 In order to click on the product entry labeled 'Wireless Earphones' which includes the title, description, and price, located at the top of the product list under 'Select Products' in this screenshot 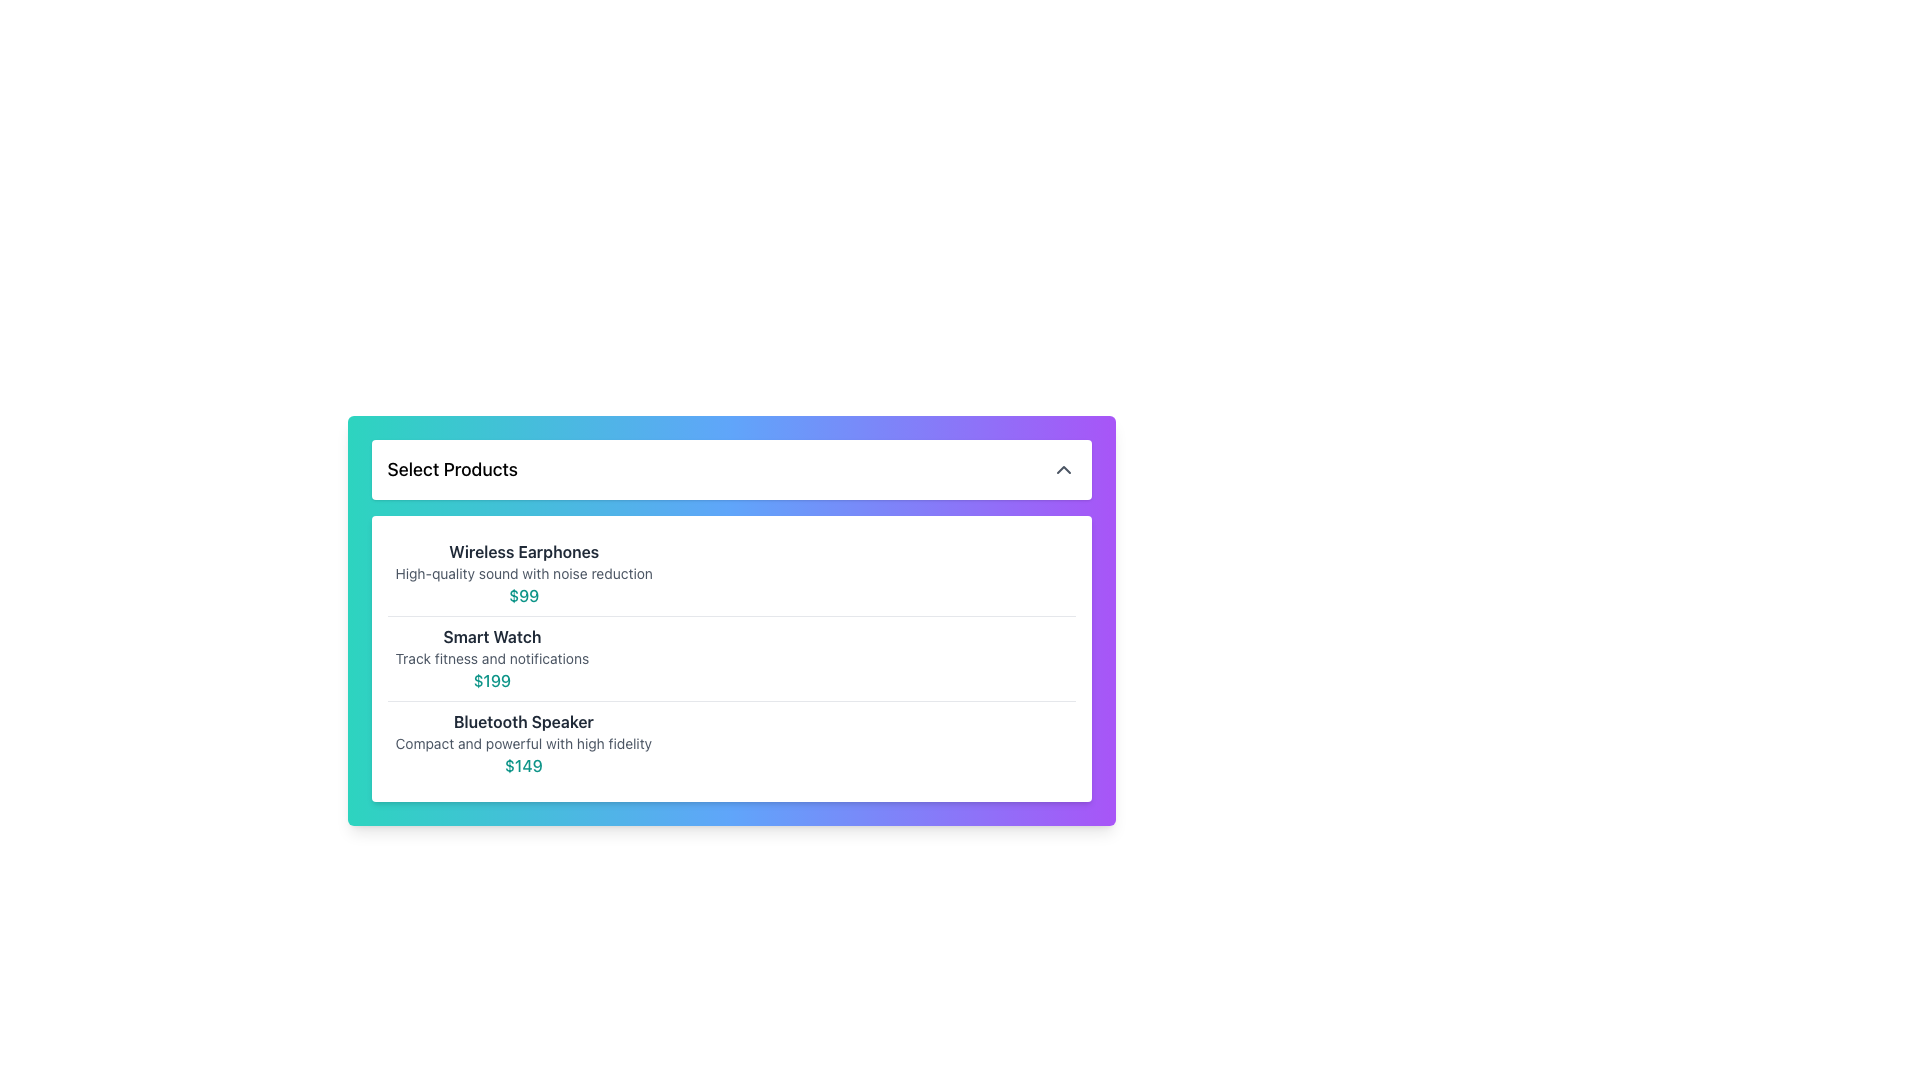, I will do `click(730, 574)`.